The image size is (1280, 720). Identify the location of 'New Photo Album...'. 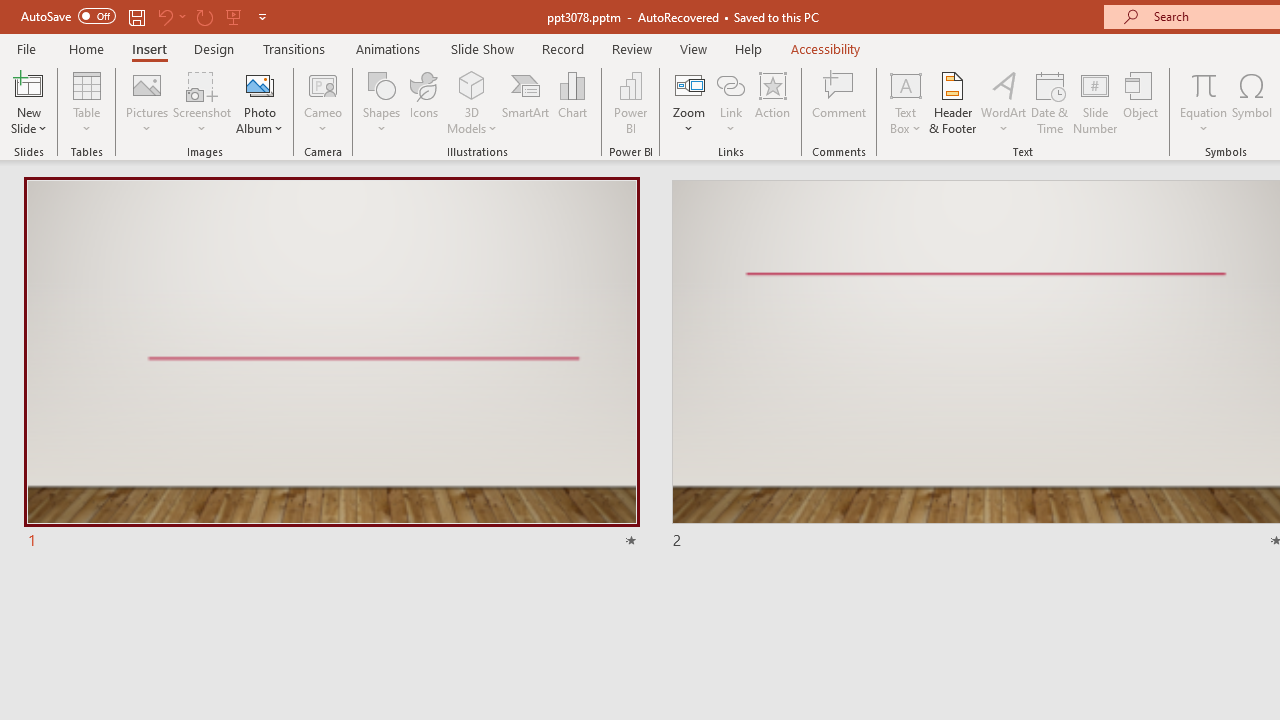
(258, 84).